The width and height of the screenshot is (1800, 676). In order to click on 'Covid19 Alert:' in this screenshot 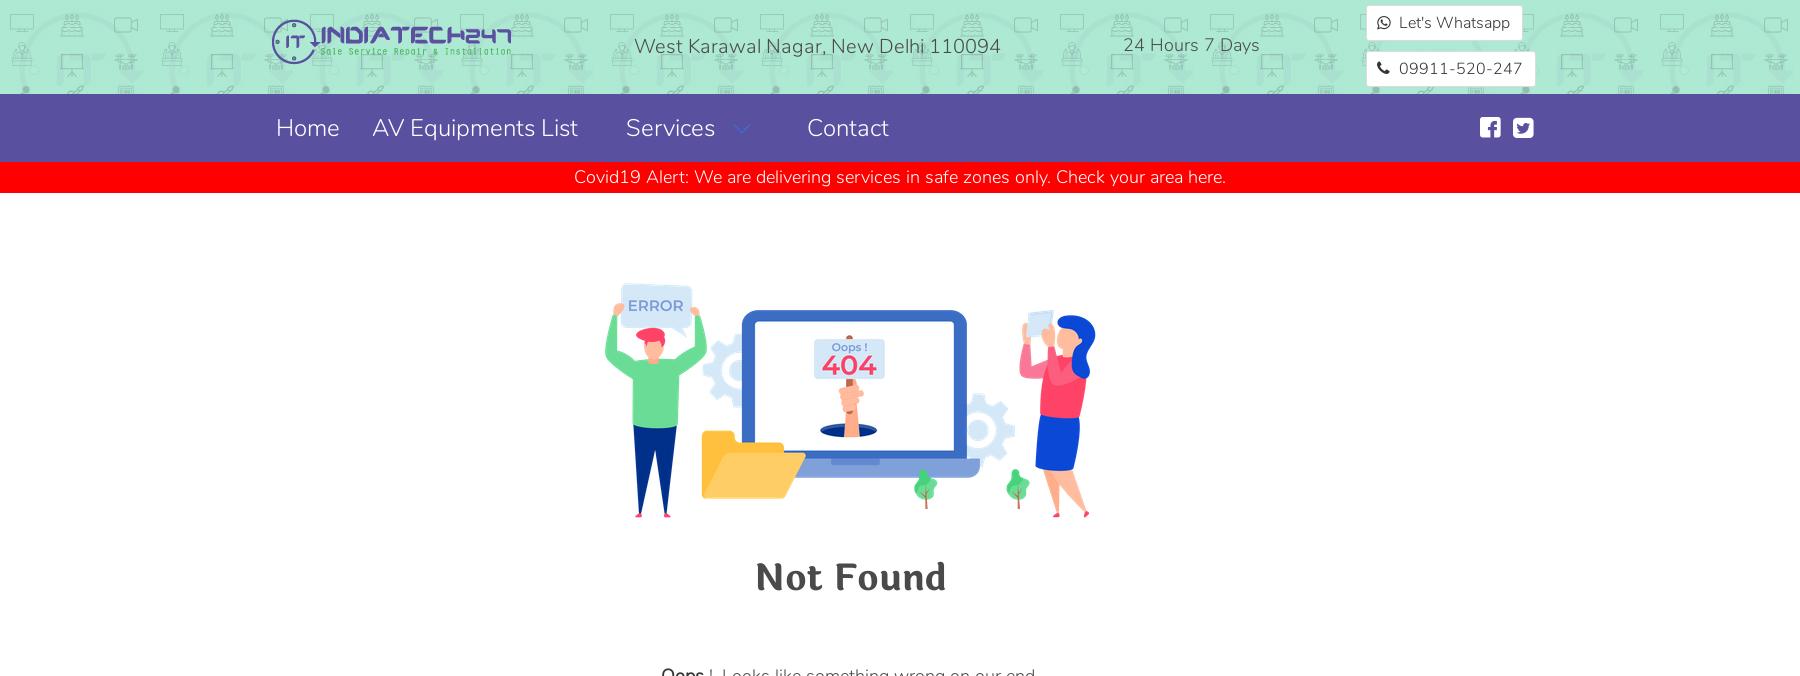, I will do `click(631, 175)`.